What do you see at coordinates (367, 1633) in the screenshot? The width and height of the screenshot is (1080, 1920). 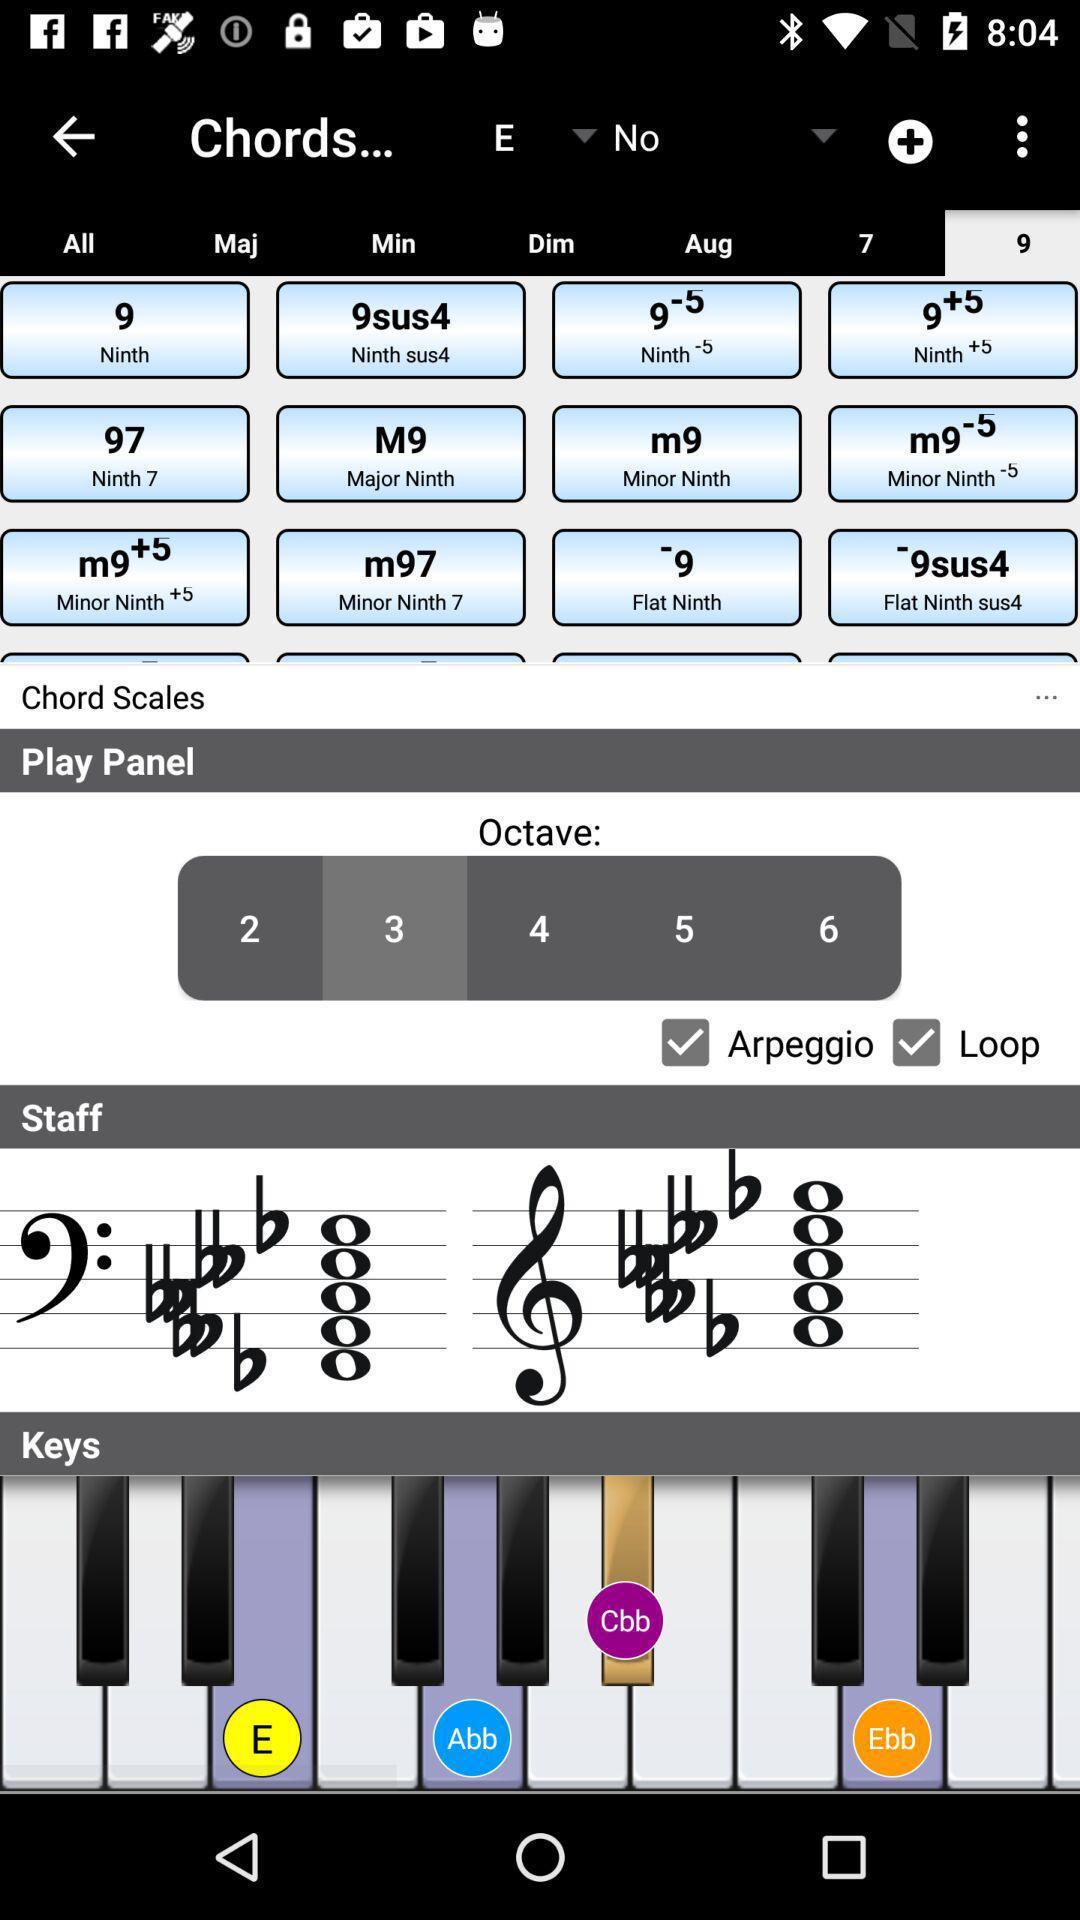 I see `piano key` at bounding box center [367, 1633].